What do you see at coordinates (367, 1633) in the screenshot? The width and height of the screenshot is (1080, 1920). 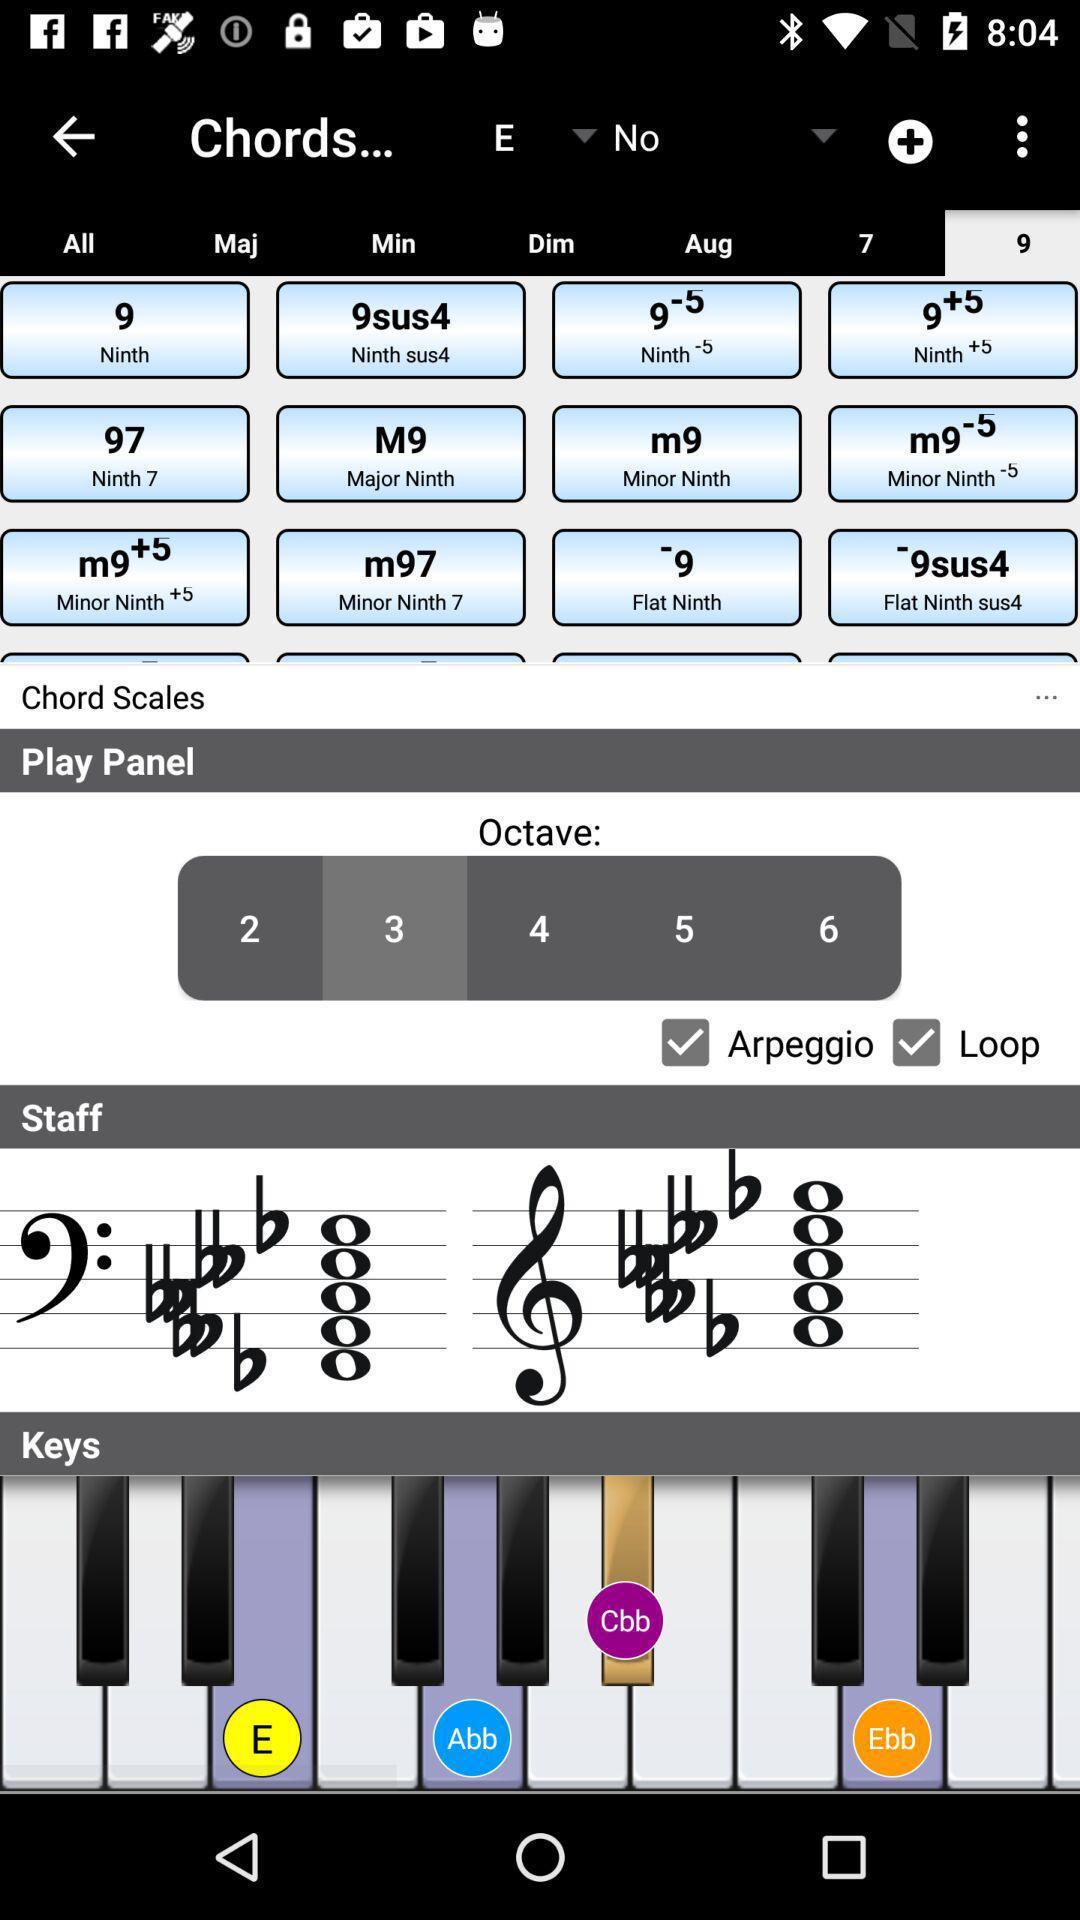 I see `piano key` at bounding box center [367, 1633].